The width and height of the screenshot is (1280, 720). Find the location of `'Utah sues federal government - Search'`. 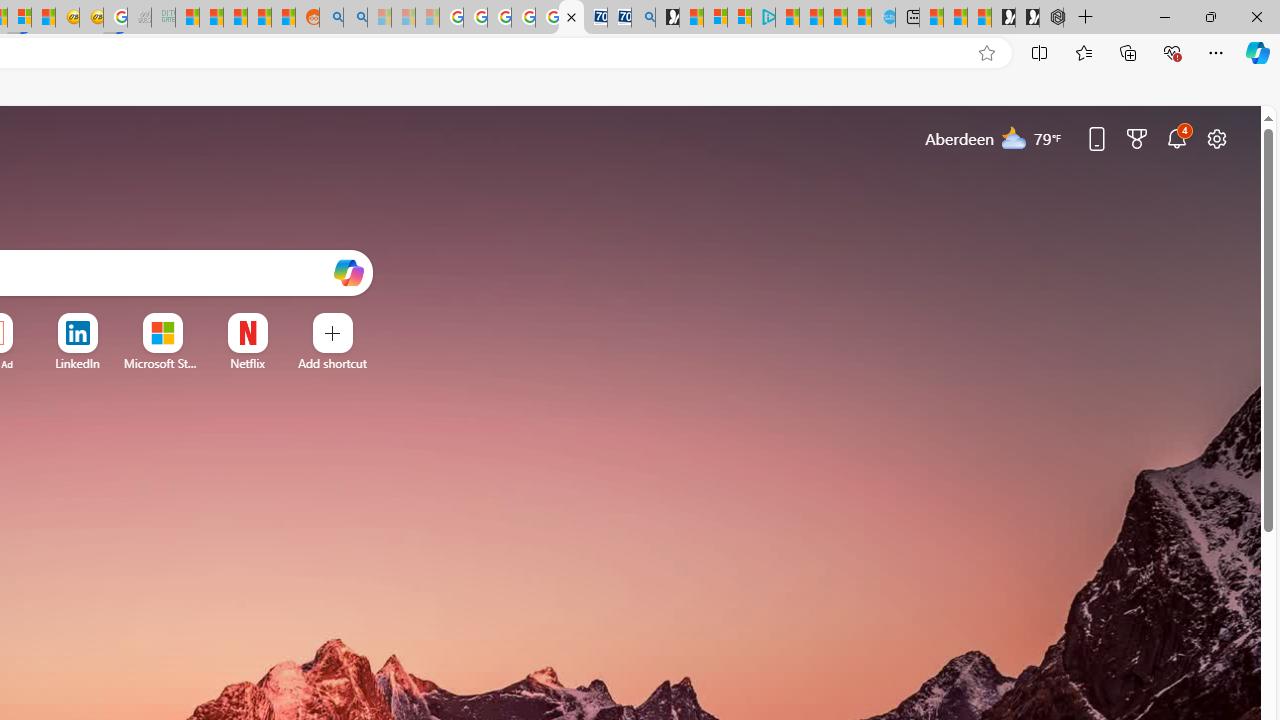

'Utah sues federal government - Search' is located at coordinates (355, 17).